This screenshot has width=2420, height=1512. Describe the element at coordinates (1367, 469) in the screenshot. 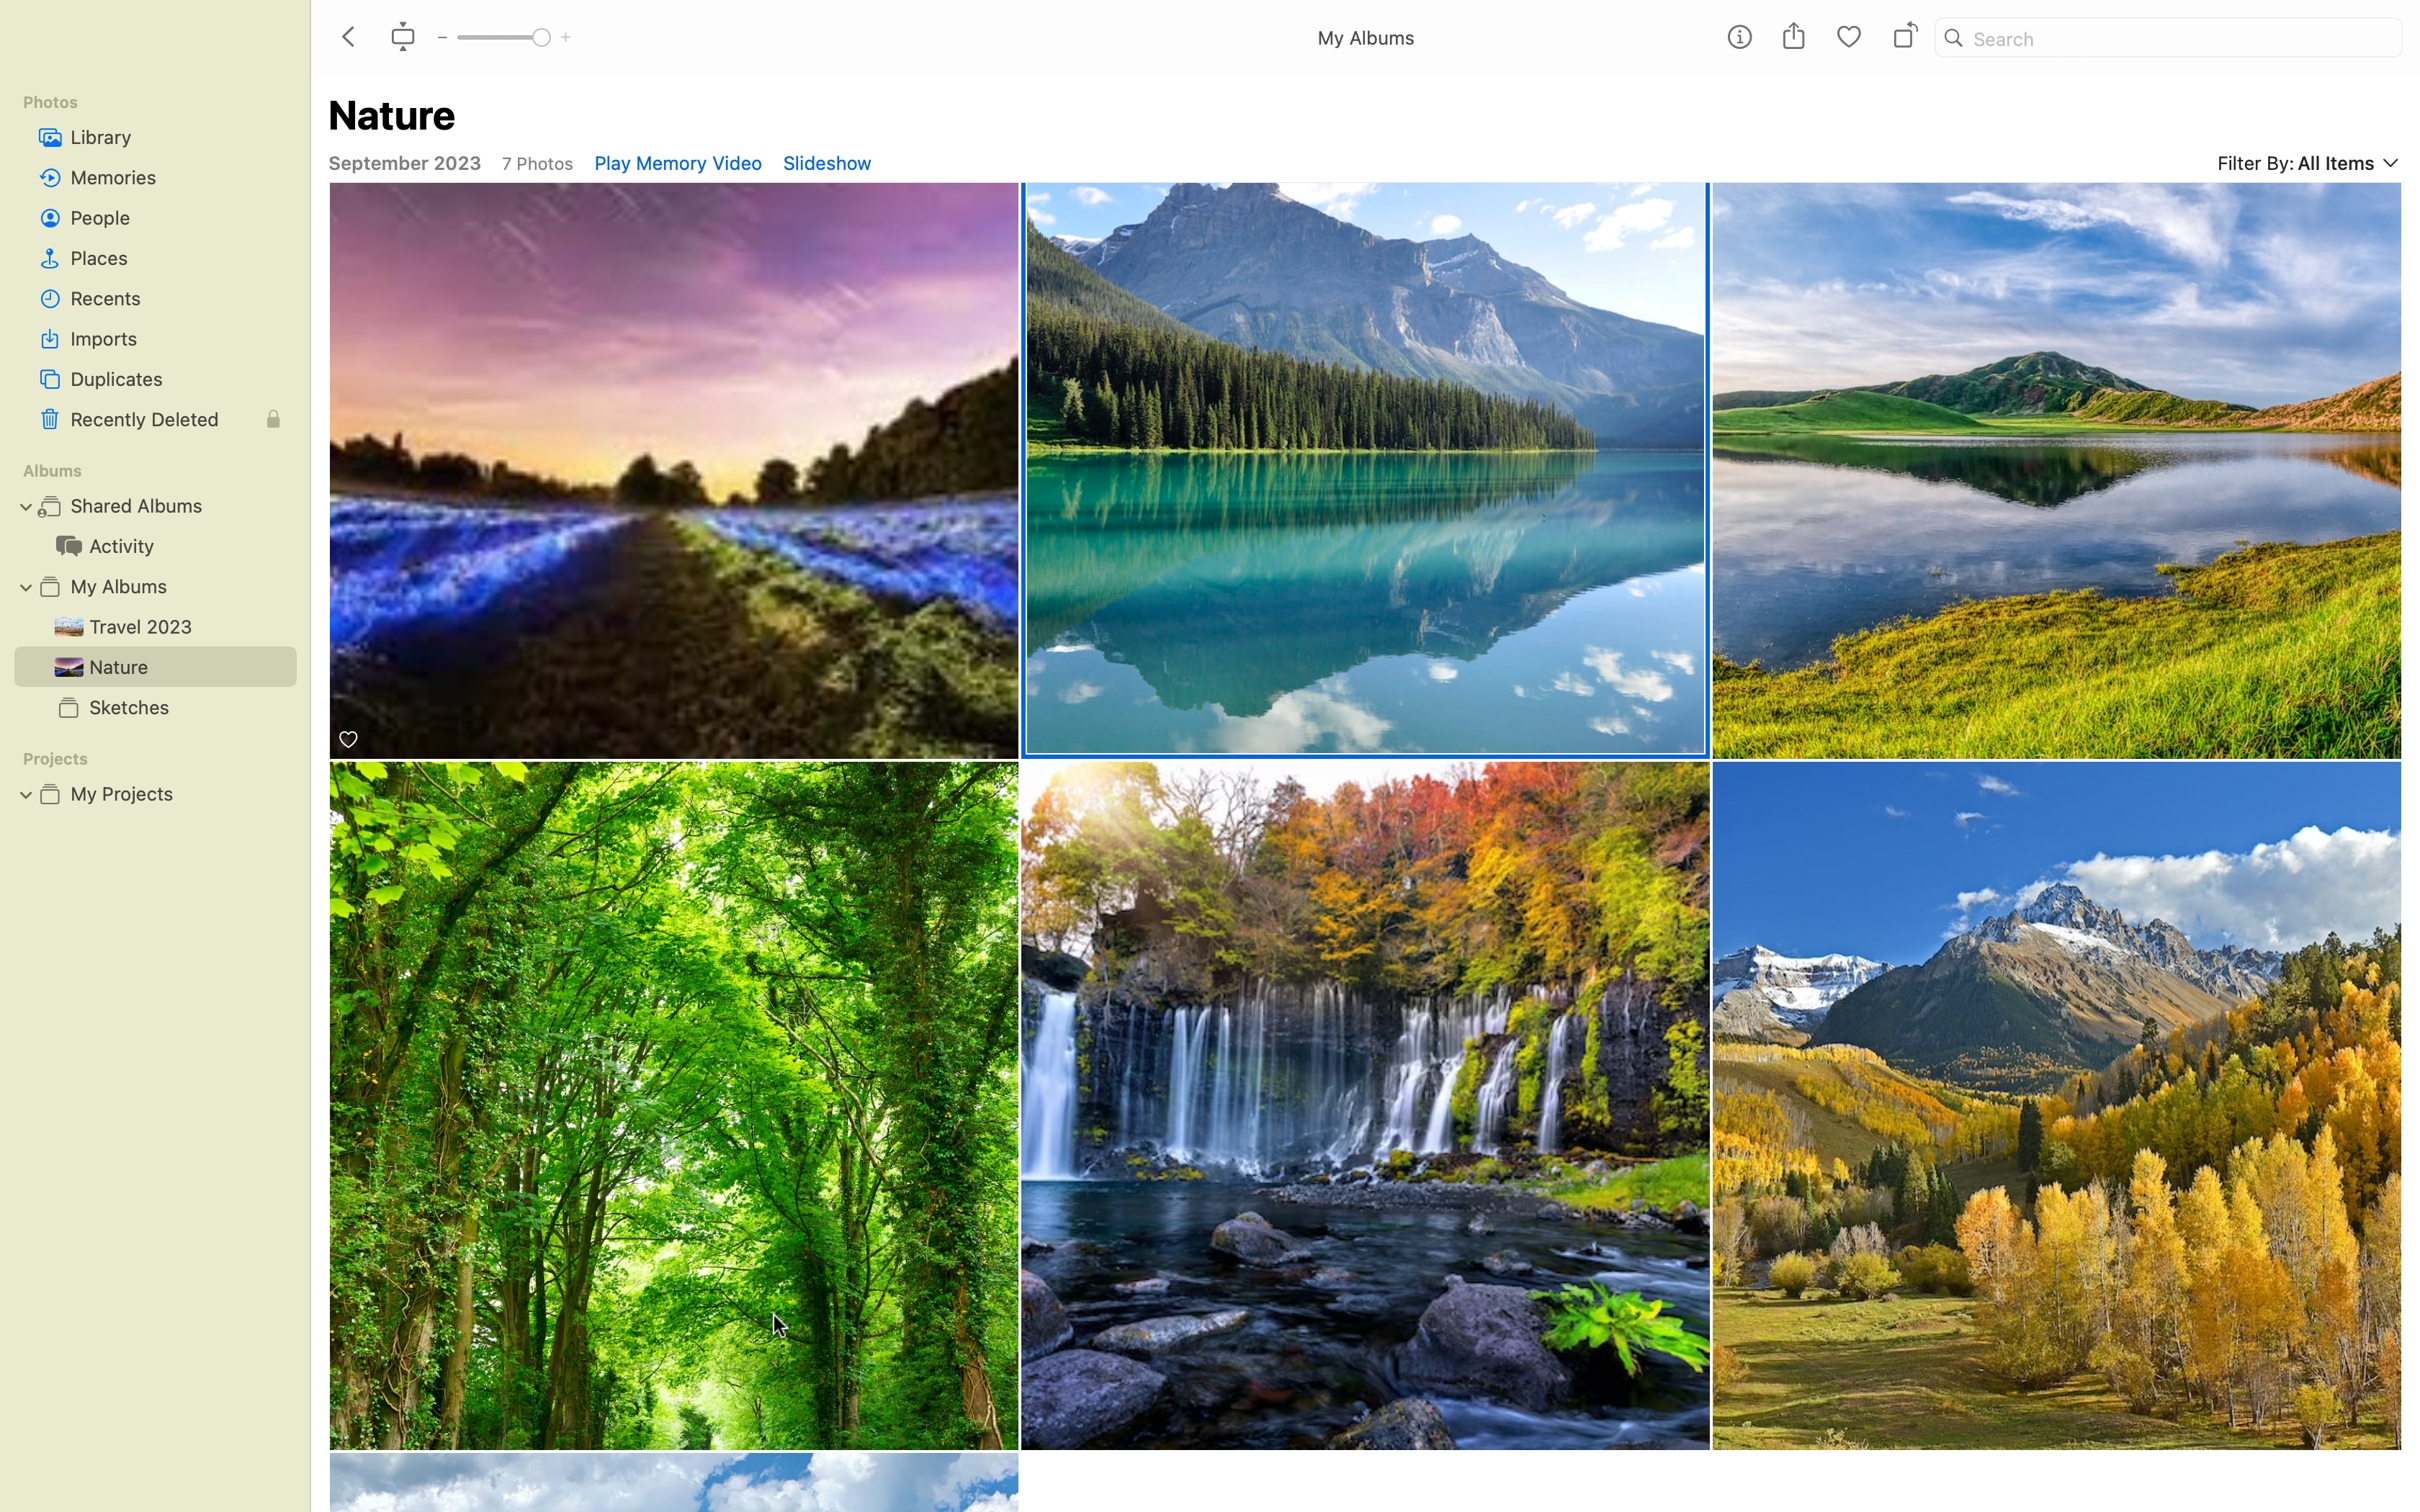

I see `From the provided options, select "Nature"` at that location.